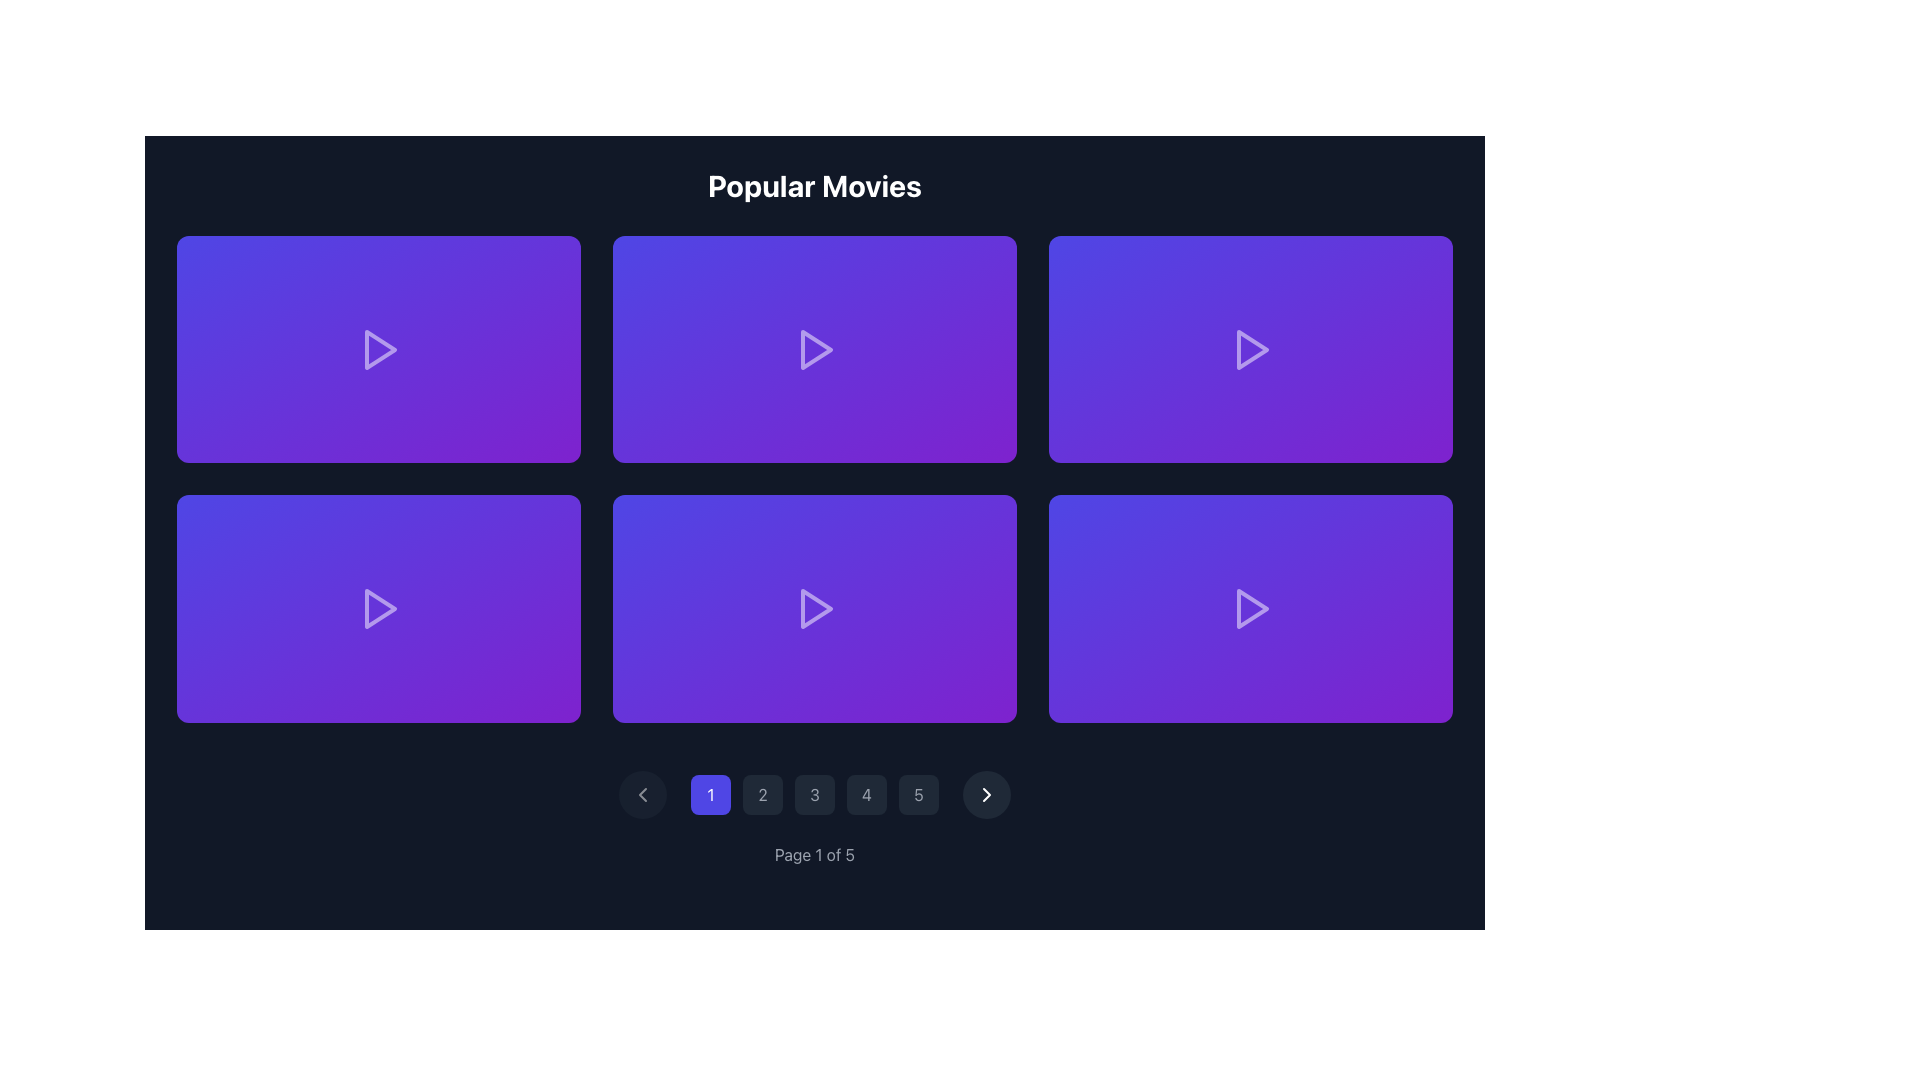 The height and width of the screenshot is (1080, 1920). Describe the element at coordinates (380, 607) in the screenshot. I see `the play button located in the second row, first column of the grid layout` at that location.